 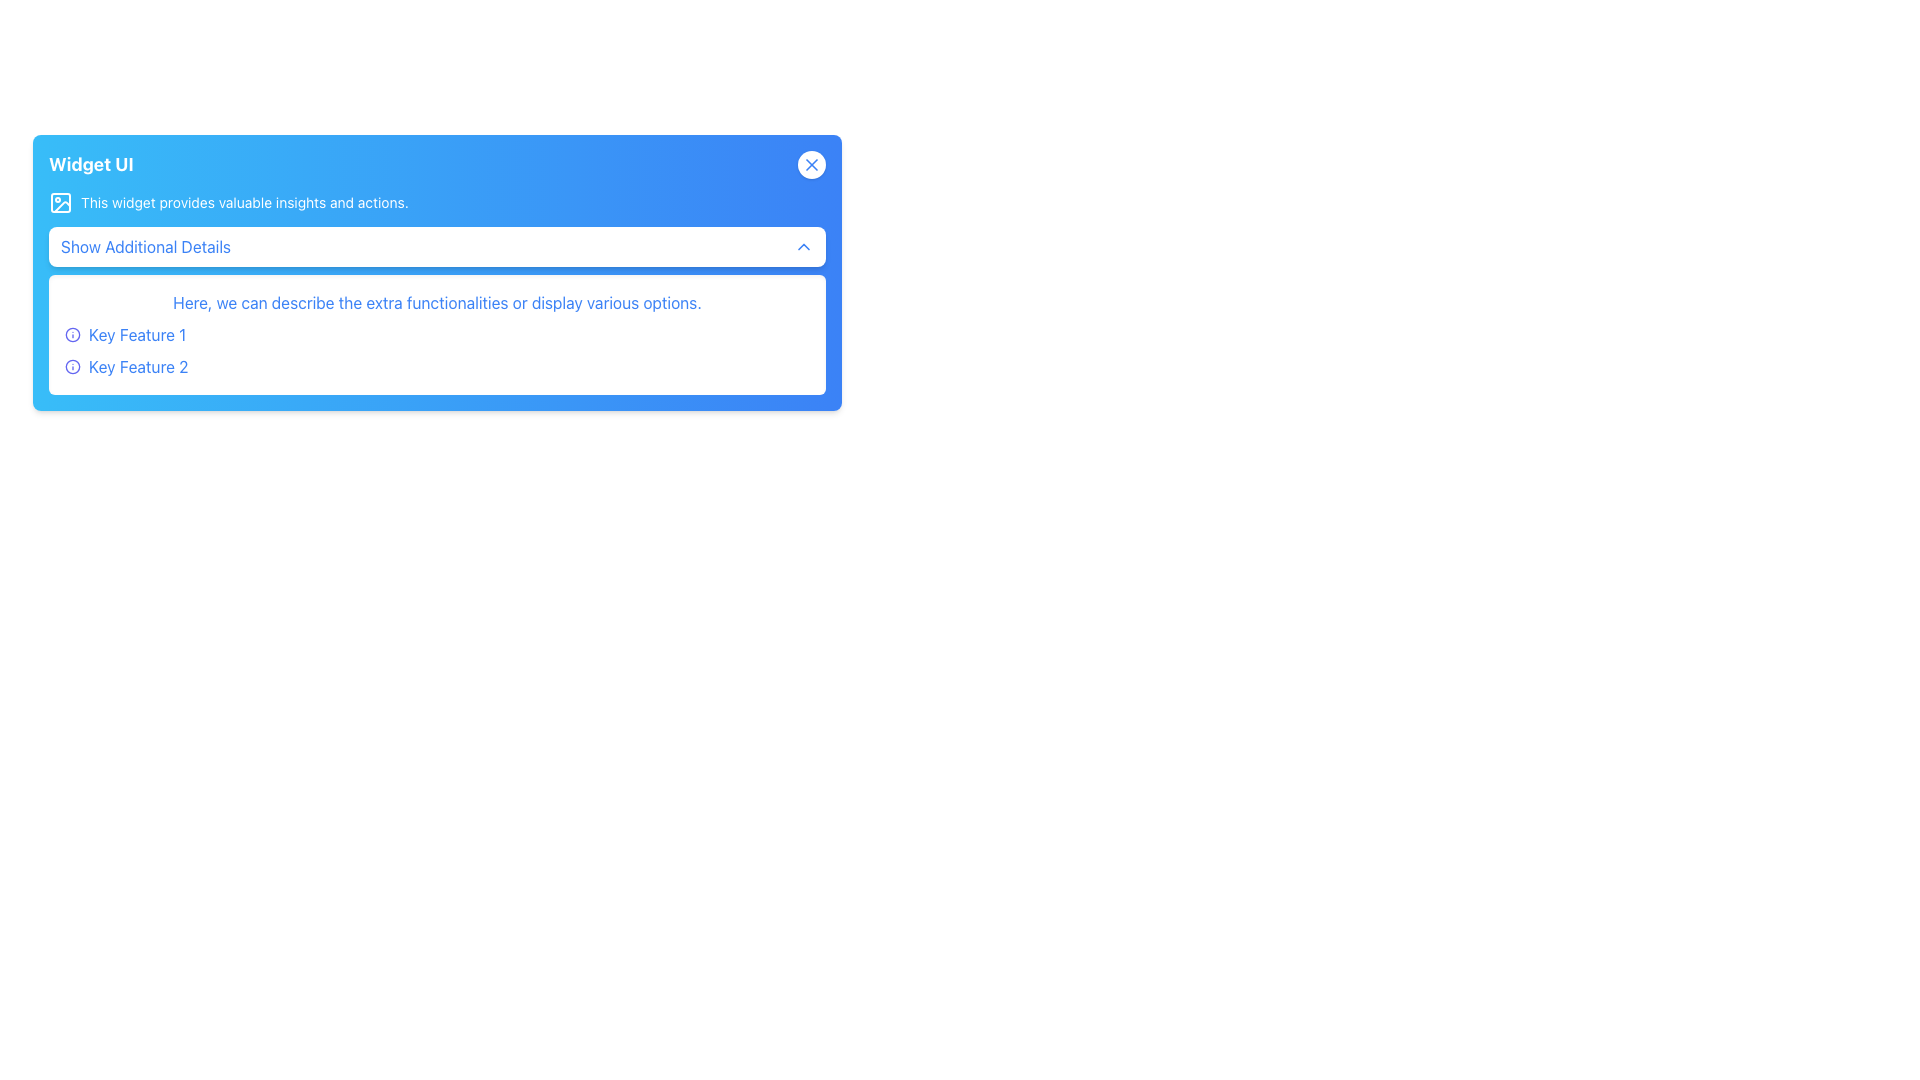 What do you see at coordinates (804, 245) in the screenshot?
I see `the chevron icon located on the far-right side of the 'Show Additional Details' button` at bounding box center [804, 245].